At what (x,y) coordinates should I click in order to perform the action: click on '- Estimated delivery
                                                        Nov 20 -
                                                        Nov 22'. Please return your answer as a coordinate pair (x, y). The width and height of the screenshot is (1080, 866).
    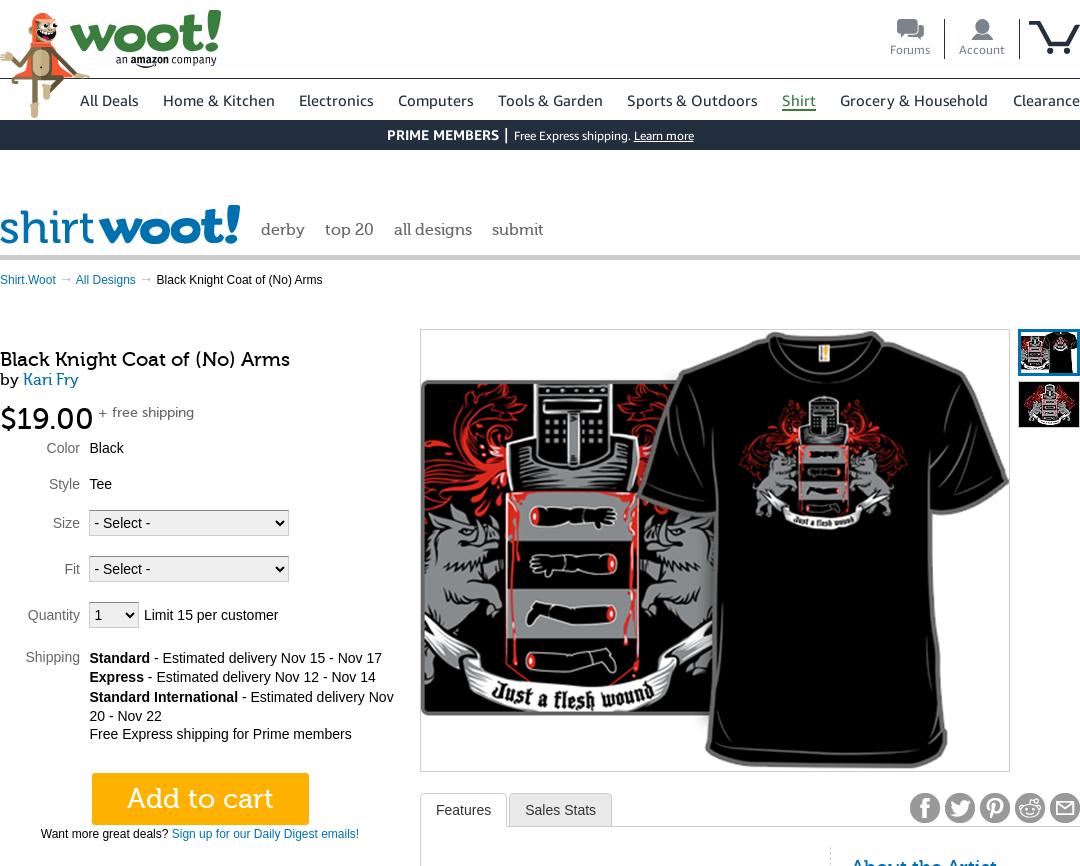
    Looking at the image, I should click on (239, 704).